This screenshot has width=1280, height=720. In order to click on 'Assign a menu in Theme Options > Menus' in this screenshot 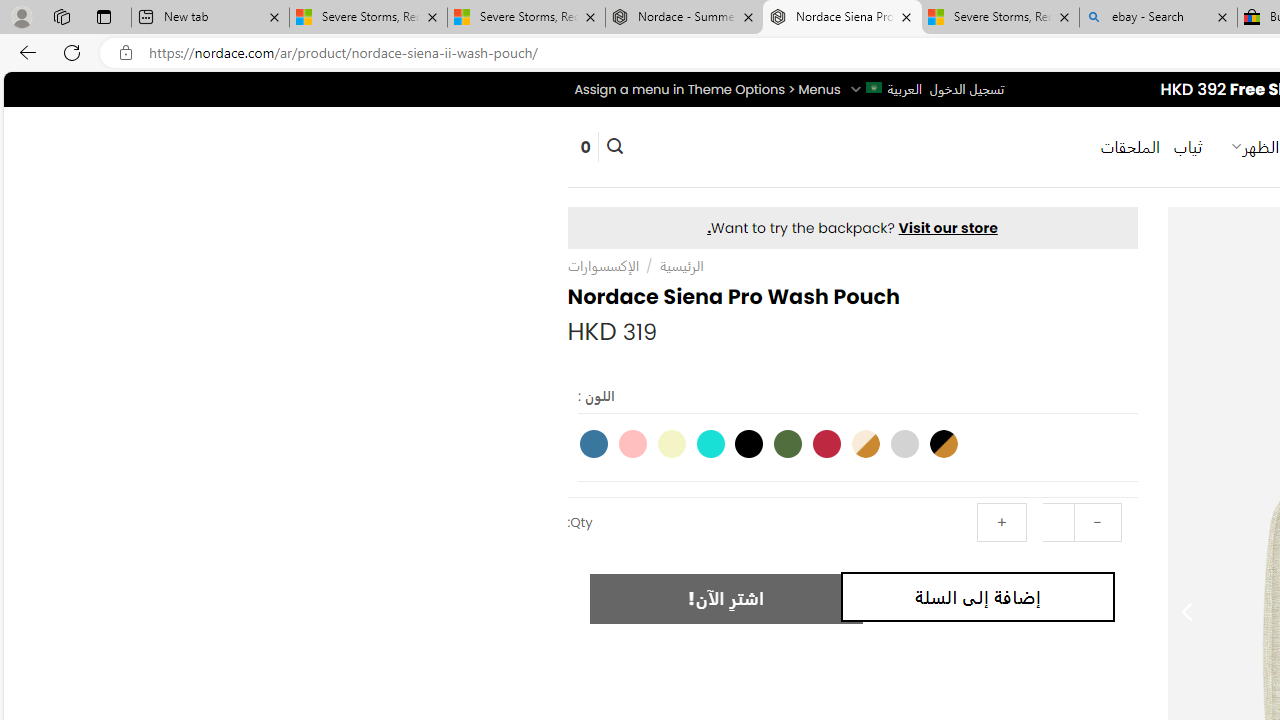, I will do `click(707, 88)`.